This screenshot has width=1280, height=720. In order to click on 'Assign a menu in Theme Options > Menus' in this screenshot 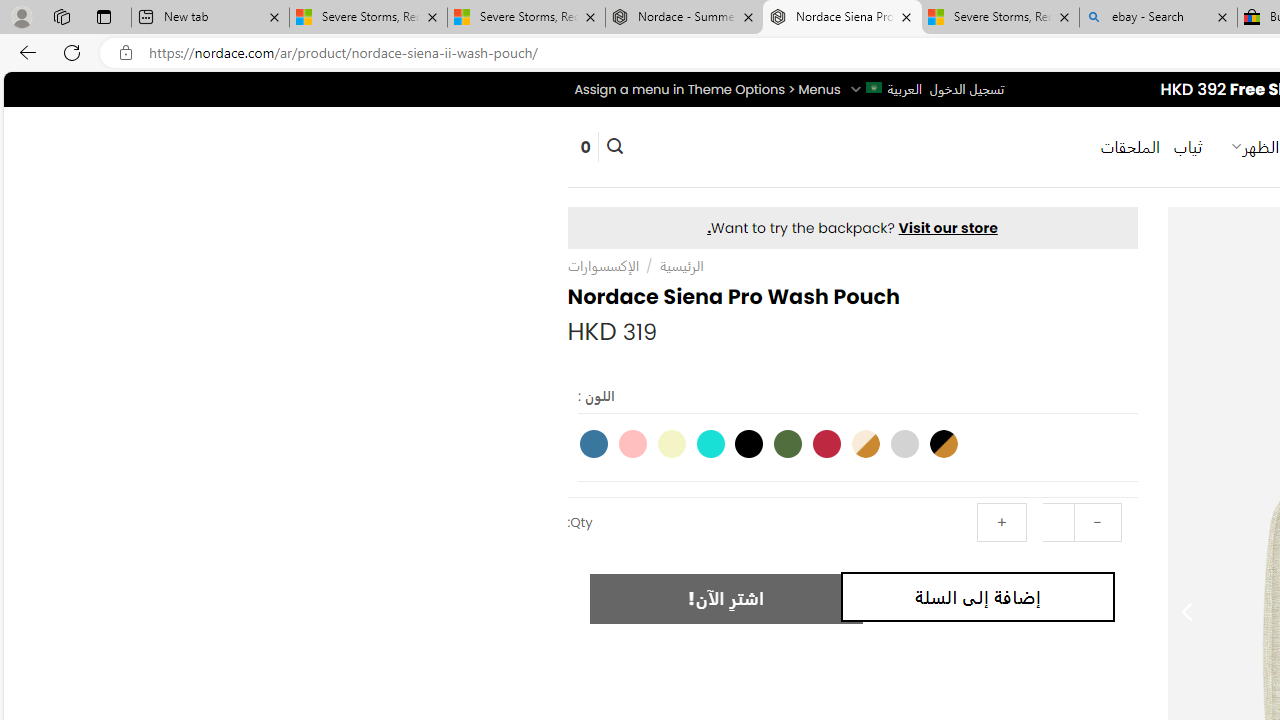, I will do `click(707, 88)`.